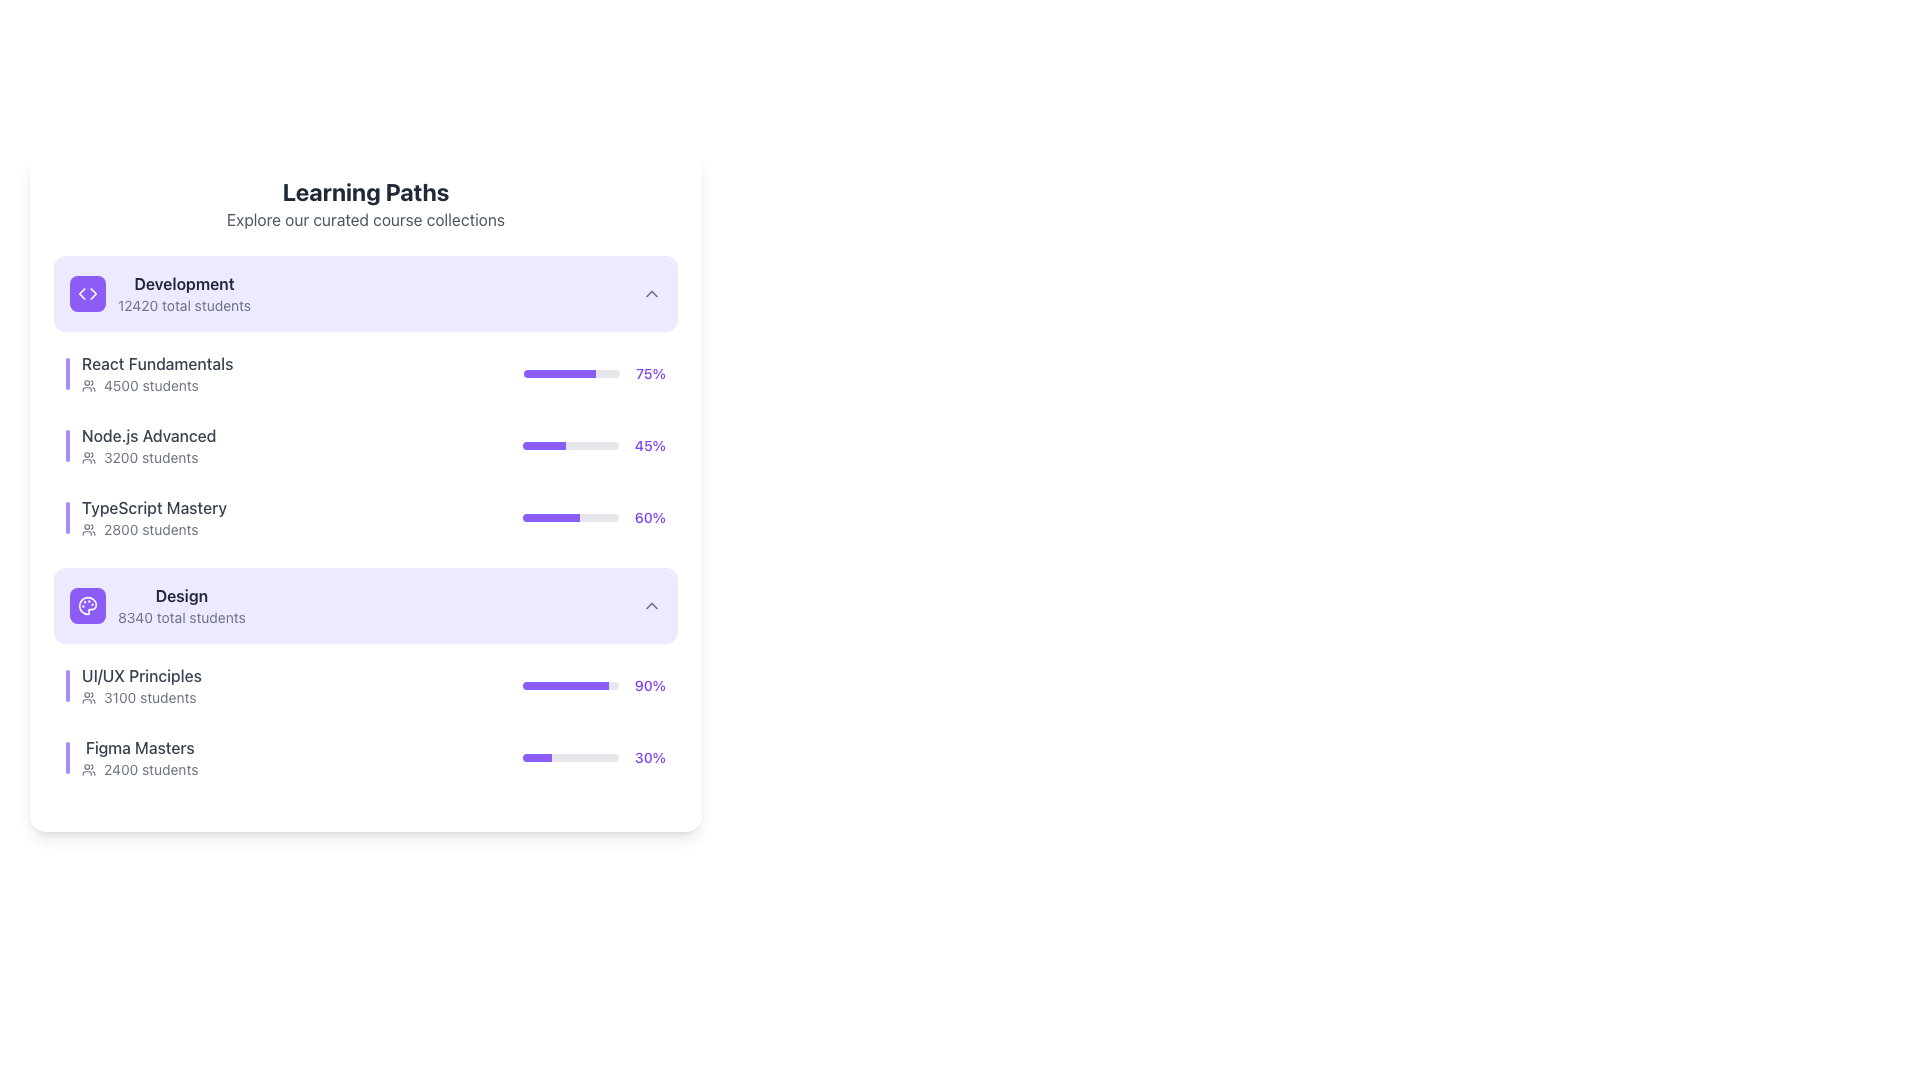  I want to click on the information of the 'Students' text element associated with the 'Figma Masters' course, located below the course title in the 'Design' section, so click(139, 769).